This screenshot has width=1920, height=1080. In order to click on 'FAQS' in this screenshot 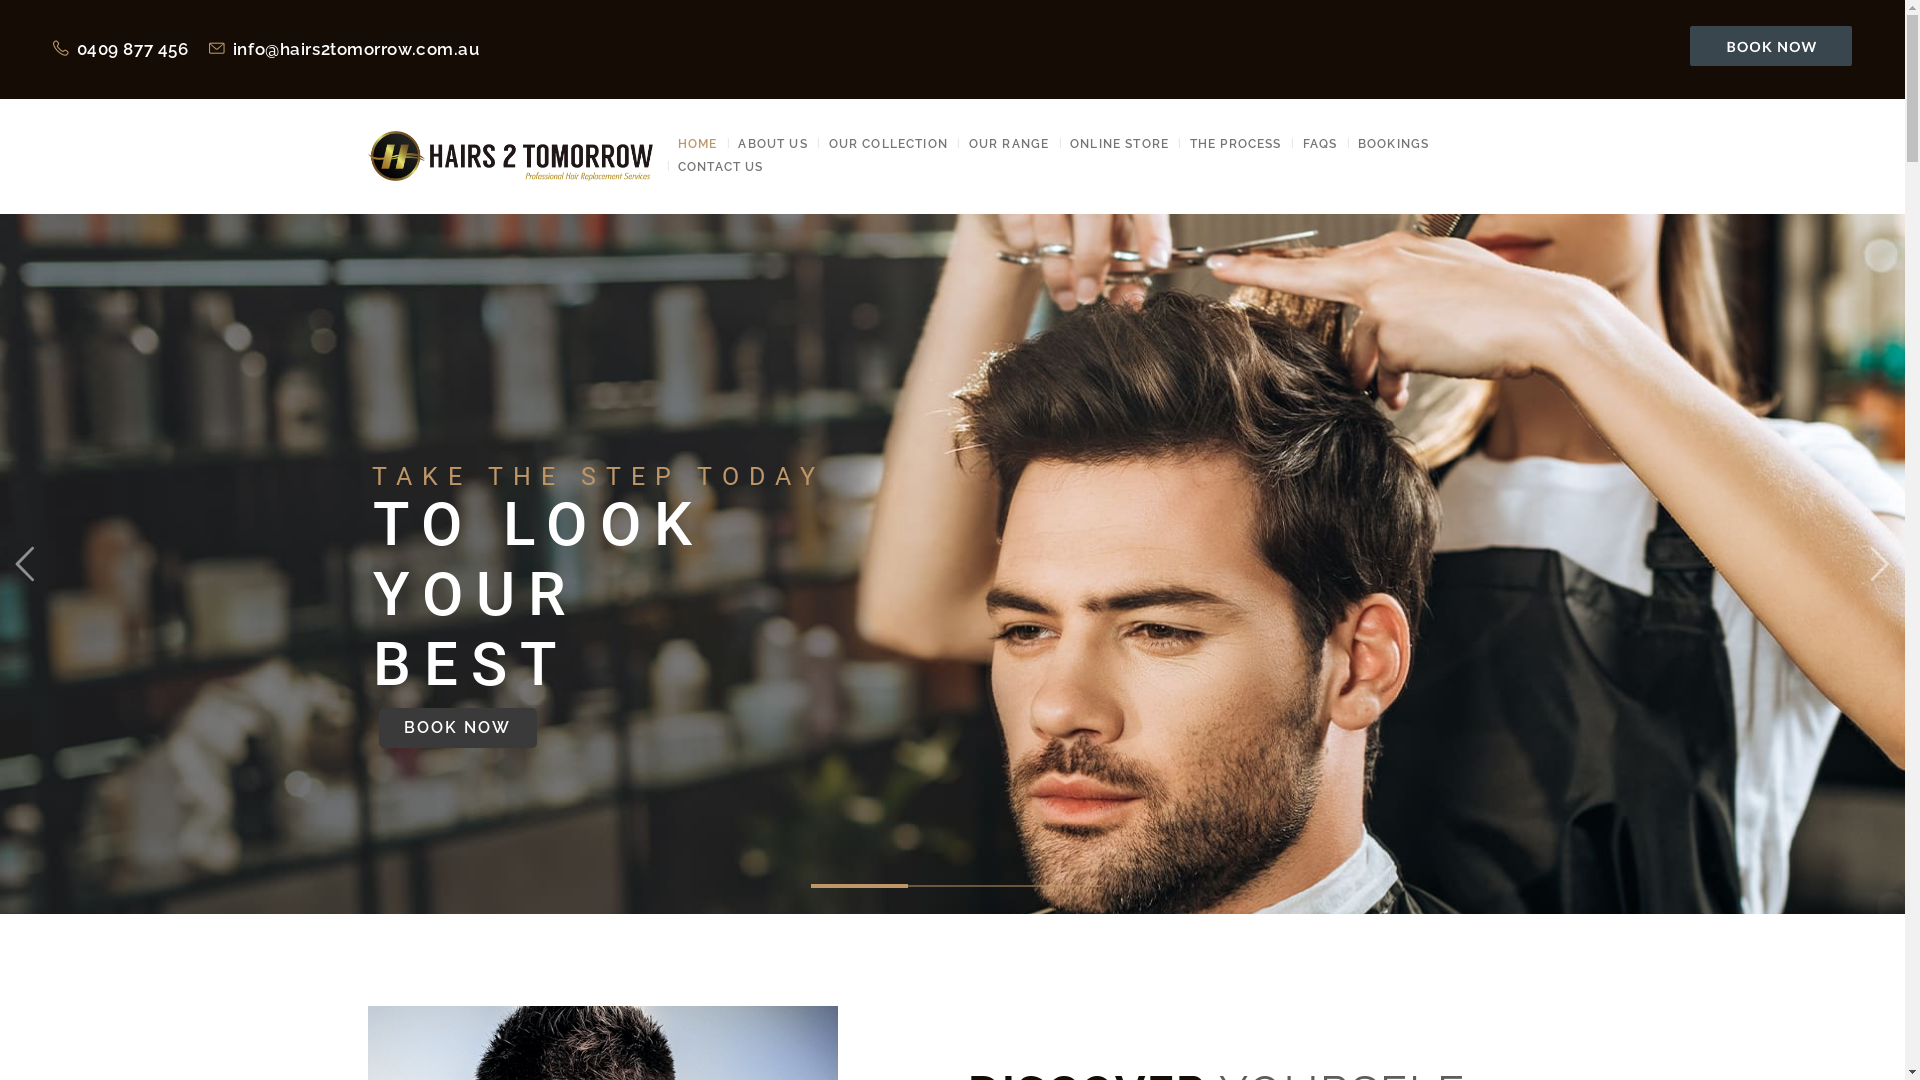, I will do `click(1320, 143)`.